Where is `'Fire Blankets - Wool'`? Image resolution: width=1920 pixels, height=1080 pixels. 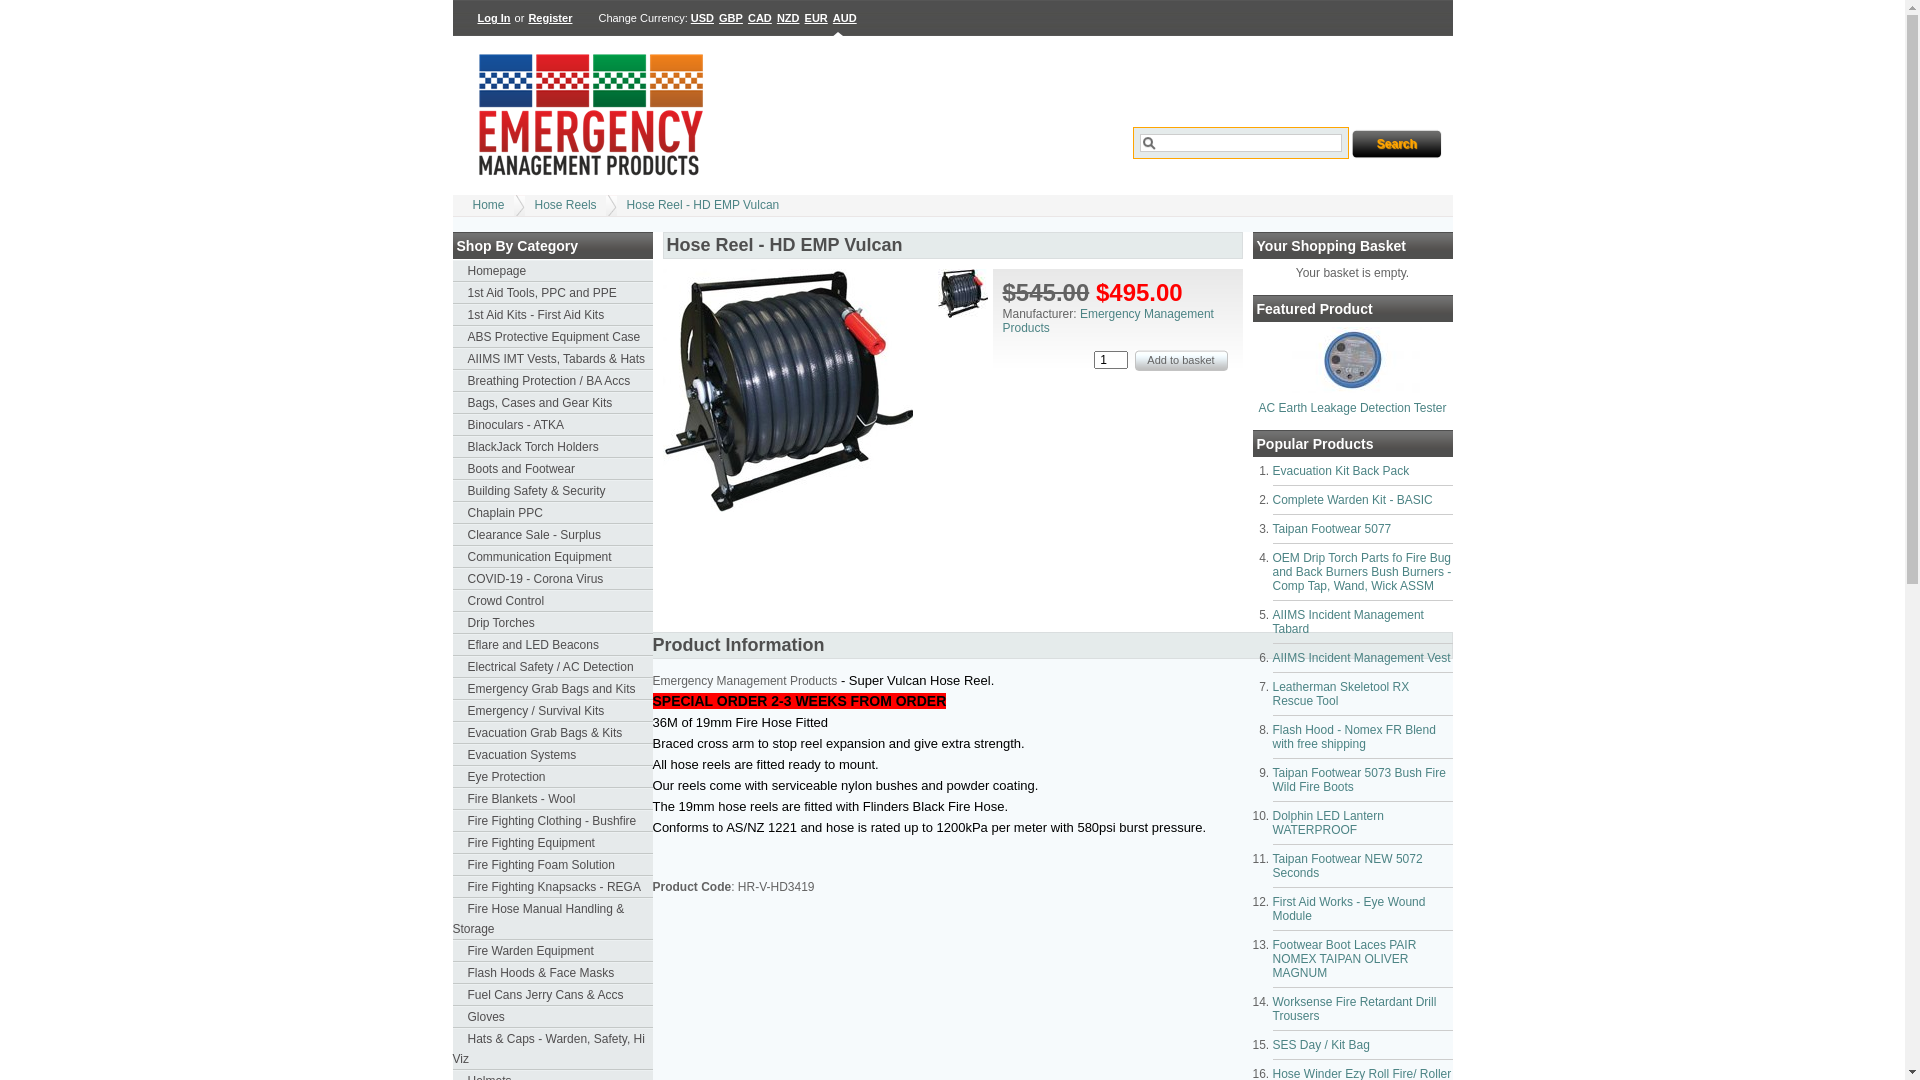
'Fire Blankets - Wool' is located at coordinates (552, 797).